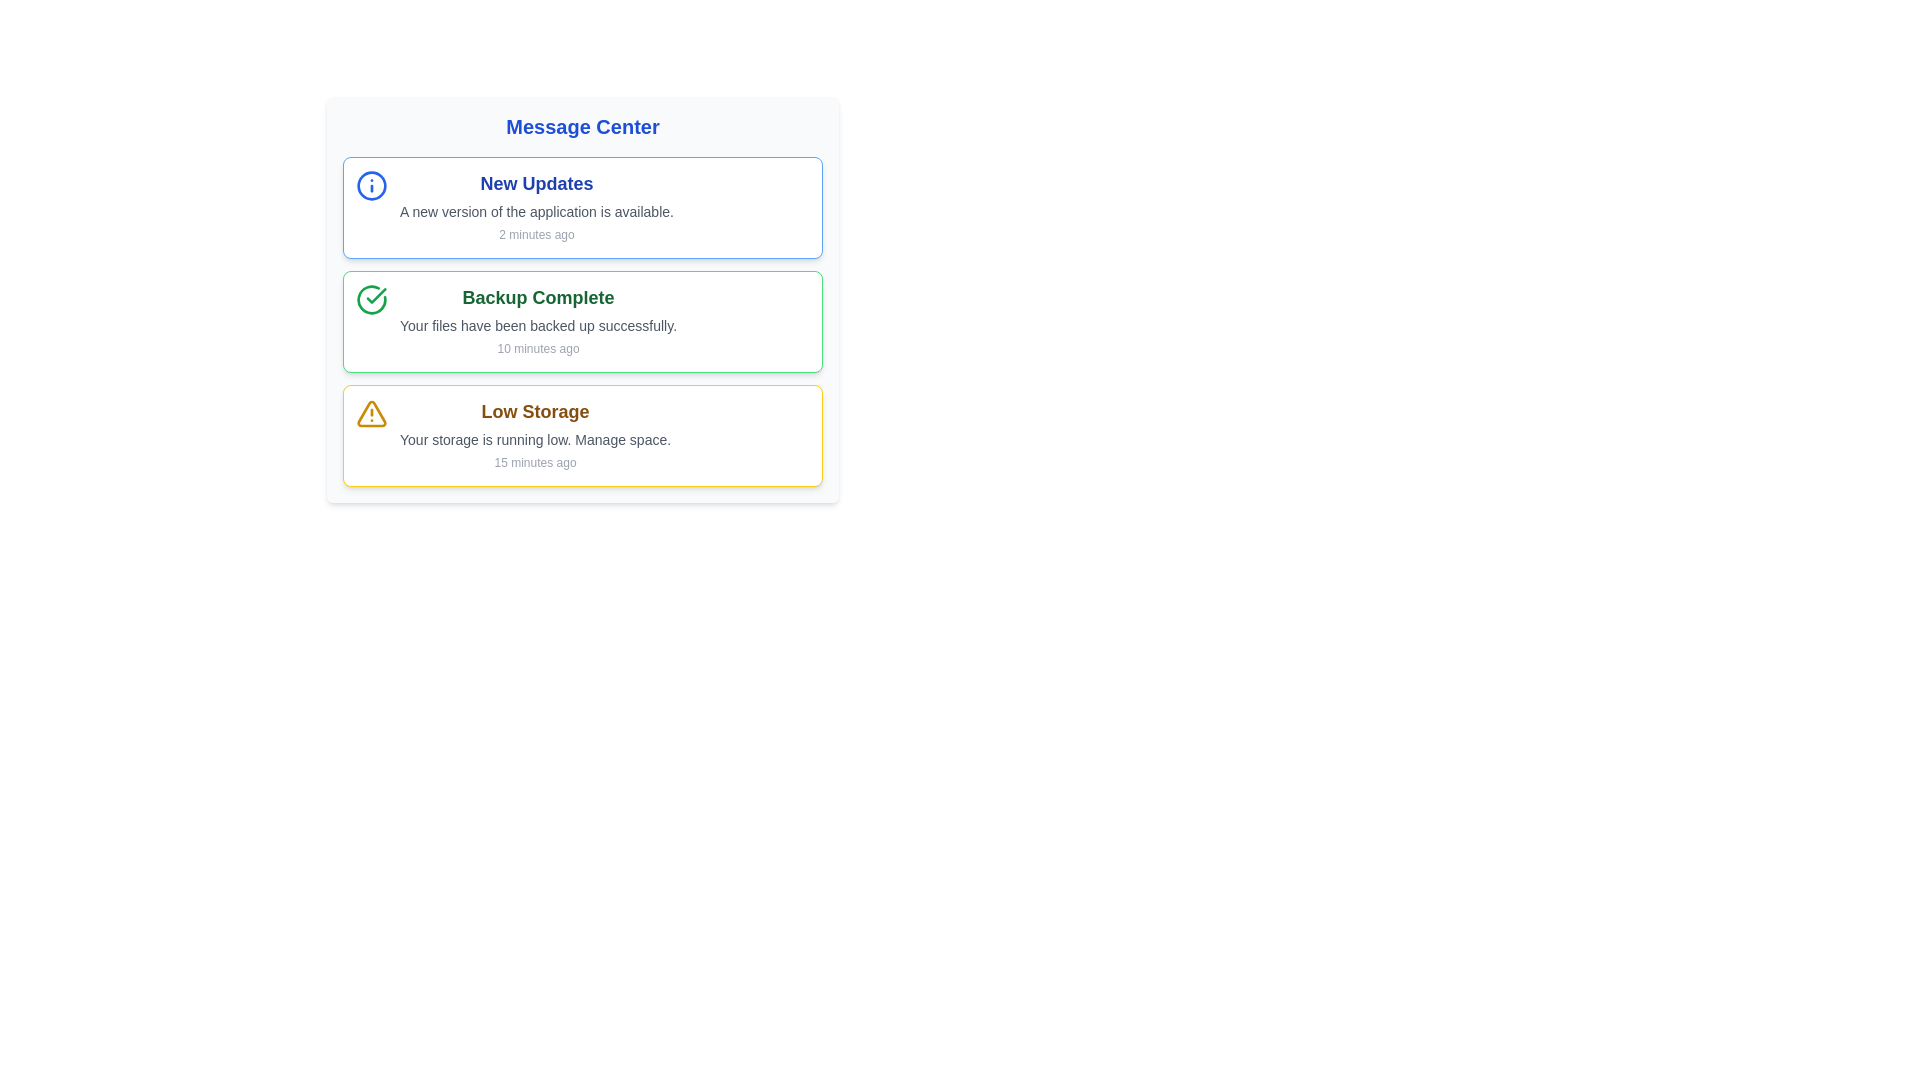 This screenshot has width=1920, height=1080. What do you see at coordinates (581, 320) in the screenshot?
I see `the group of notification cards located below the 'Message Center' header` at bounding box center [581, 320].